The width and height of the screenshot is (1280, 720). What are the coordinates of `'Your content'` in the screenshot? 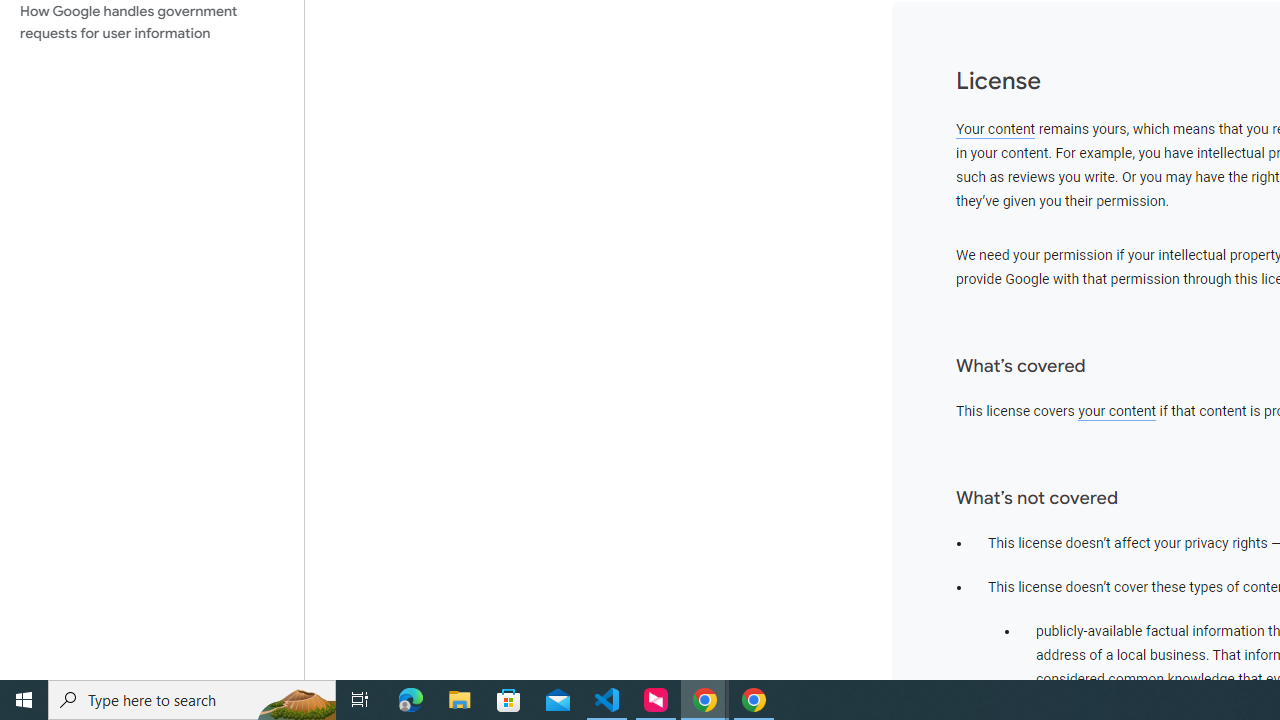 It's located at (995, 129).